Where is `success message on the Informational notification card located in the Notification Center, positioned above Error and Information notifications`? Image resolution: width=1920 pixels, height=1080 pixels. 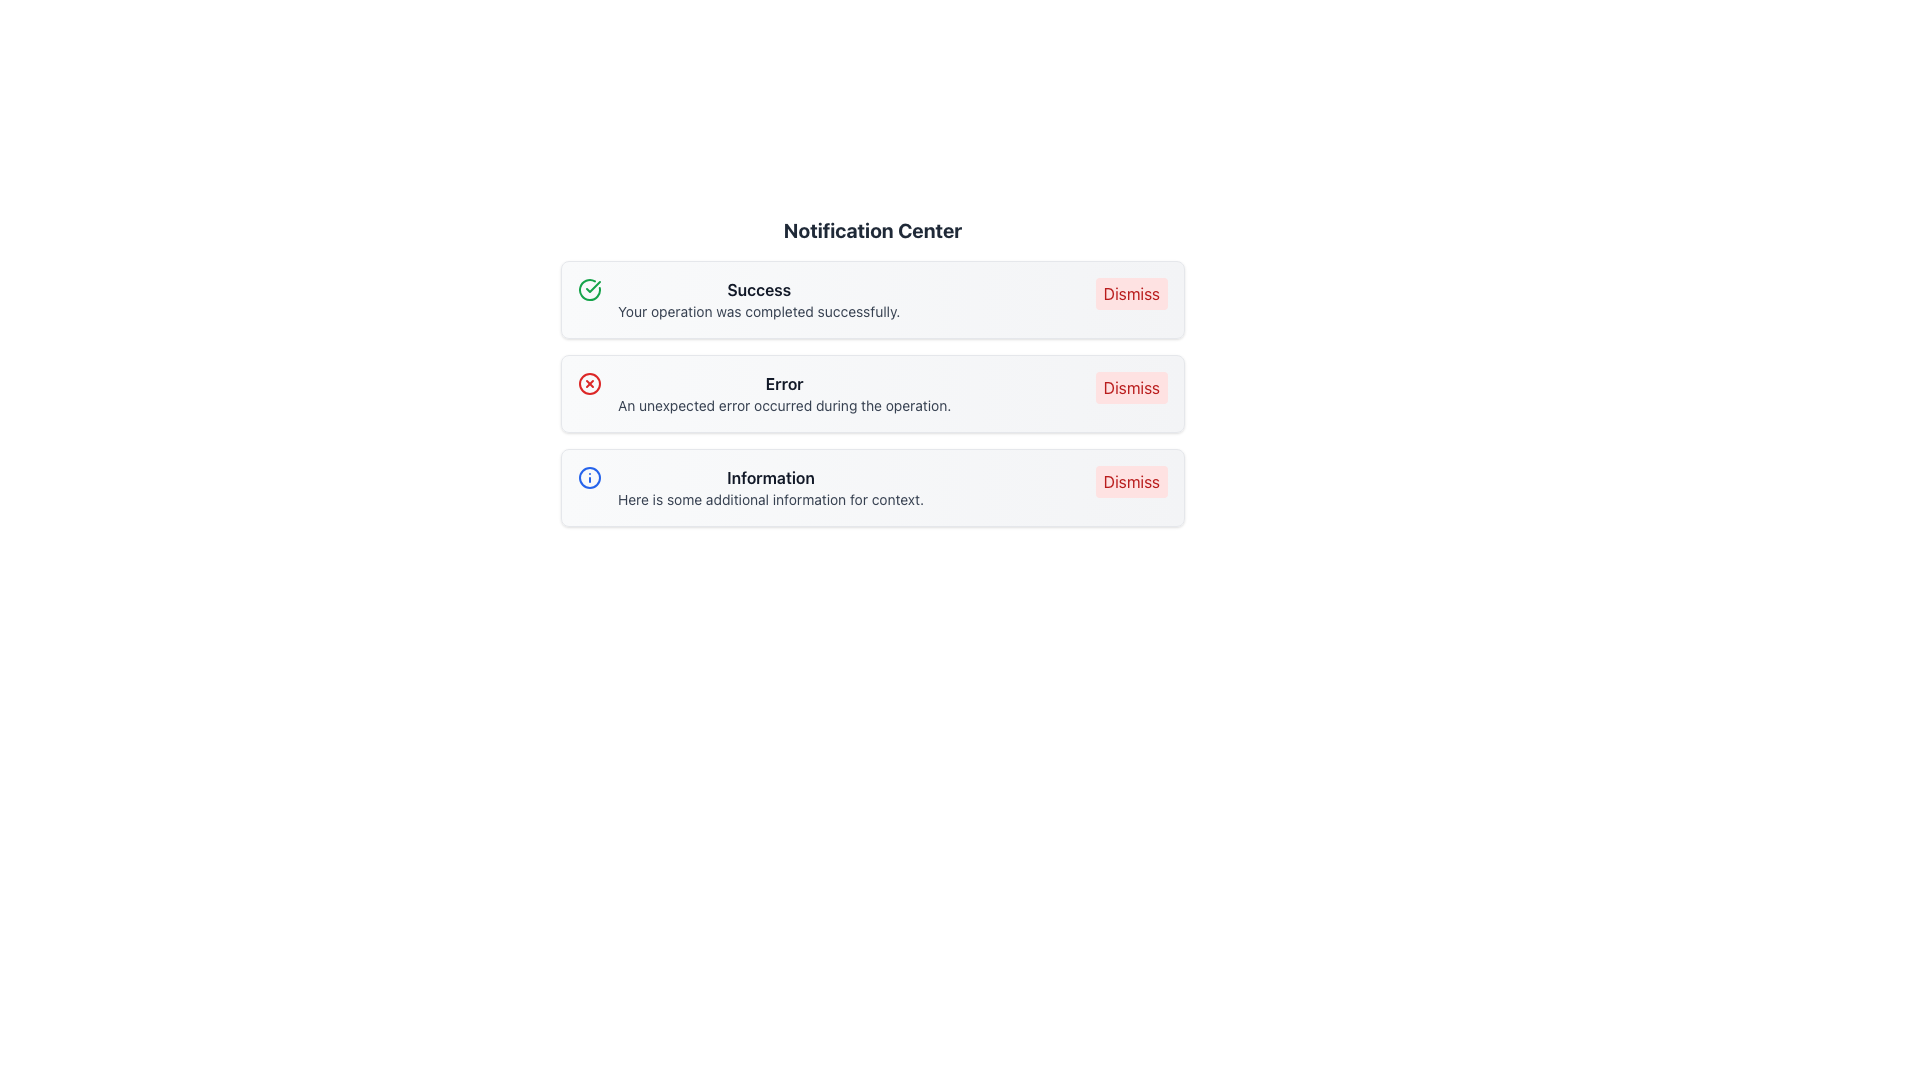
success message on the Informational notification card located in the Notification Center, positioned above Error and Information notifications is located at coordinates (873, 300).